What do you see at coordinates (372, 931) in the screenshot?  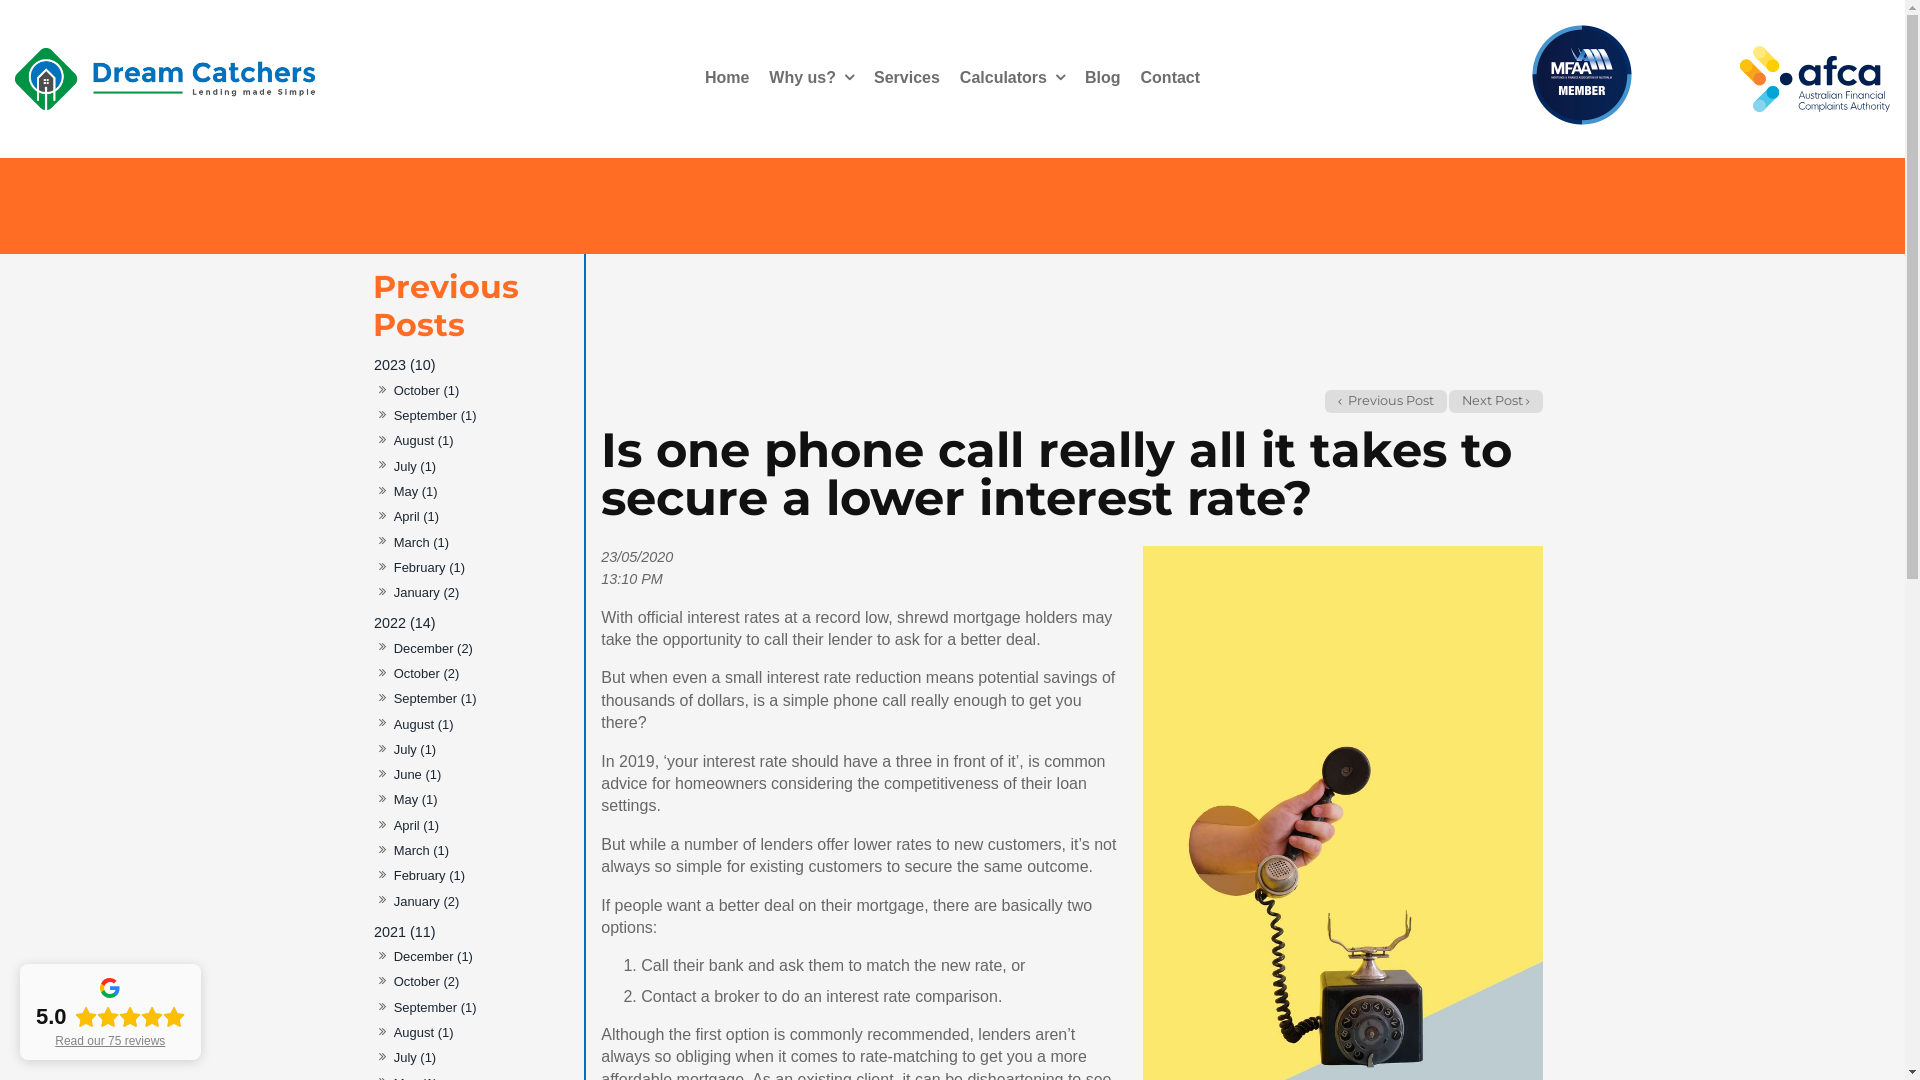 I see `'2021 (11)'` at bounding box center [372, 931].